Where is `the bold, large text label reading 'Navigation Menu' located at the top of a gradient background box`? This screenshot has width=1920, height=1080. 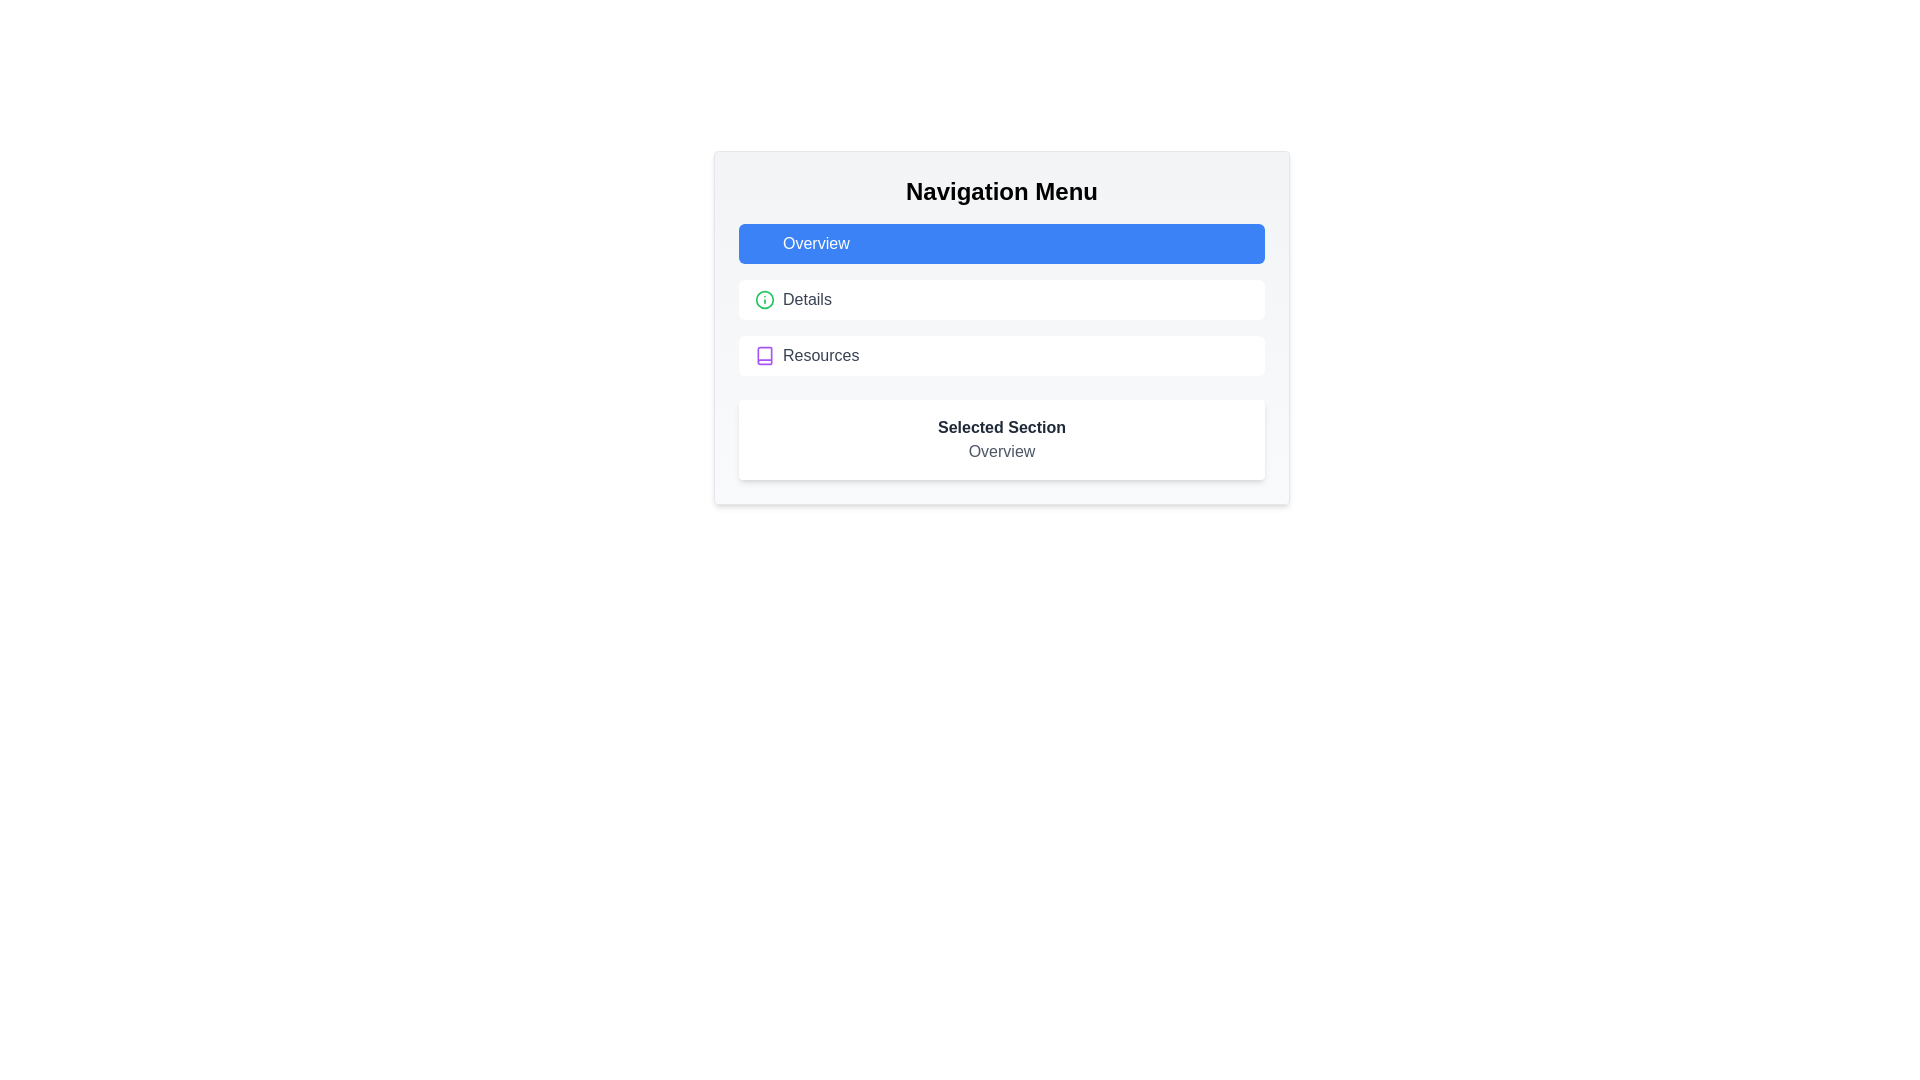 the bold, large text label reading 'Navigation Menu' located at the top of a gradient background box is located at coordinates (1002, 192).